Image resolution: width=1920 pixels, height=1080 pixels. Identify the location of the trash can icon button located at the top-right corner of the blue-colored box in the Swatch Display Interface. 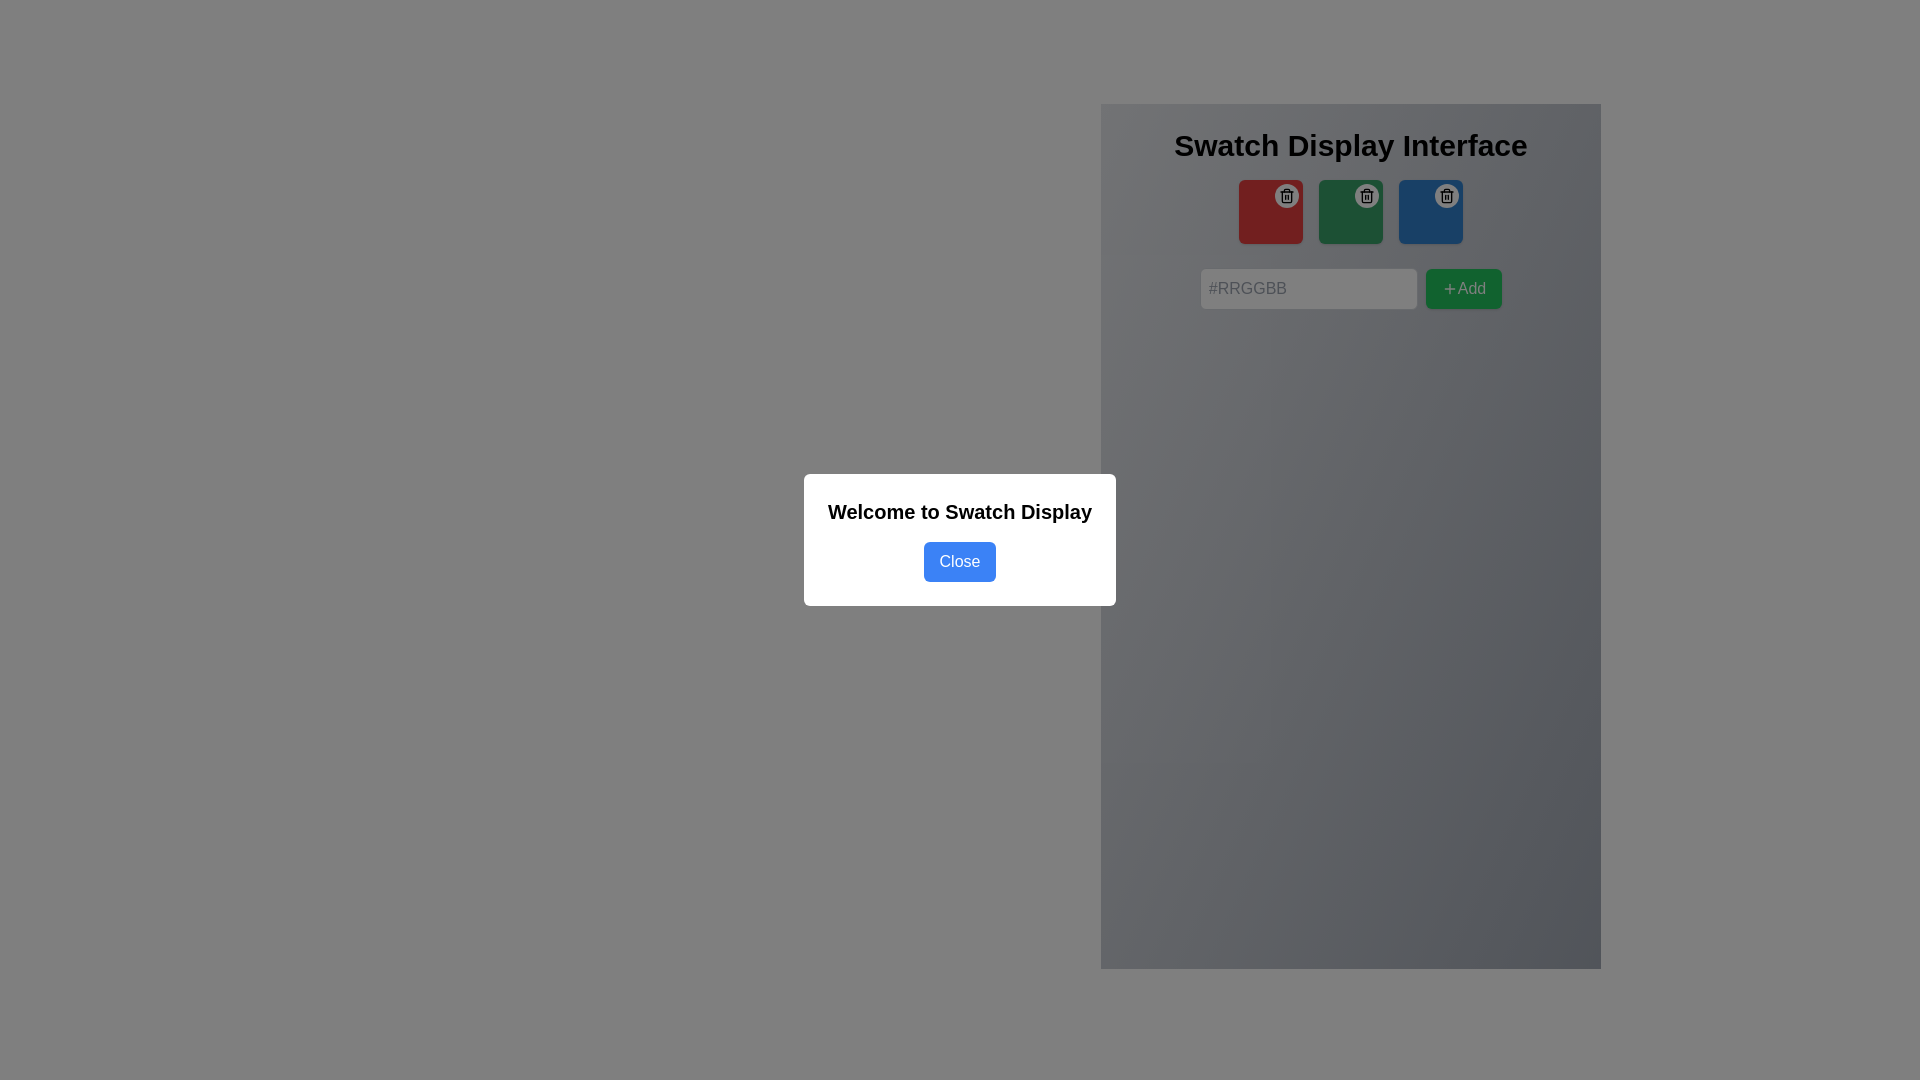
(1446, 196).